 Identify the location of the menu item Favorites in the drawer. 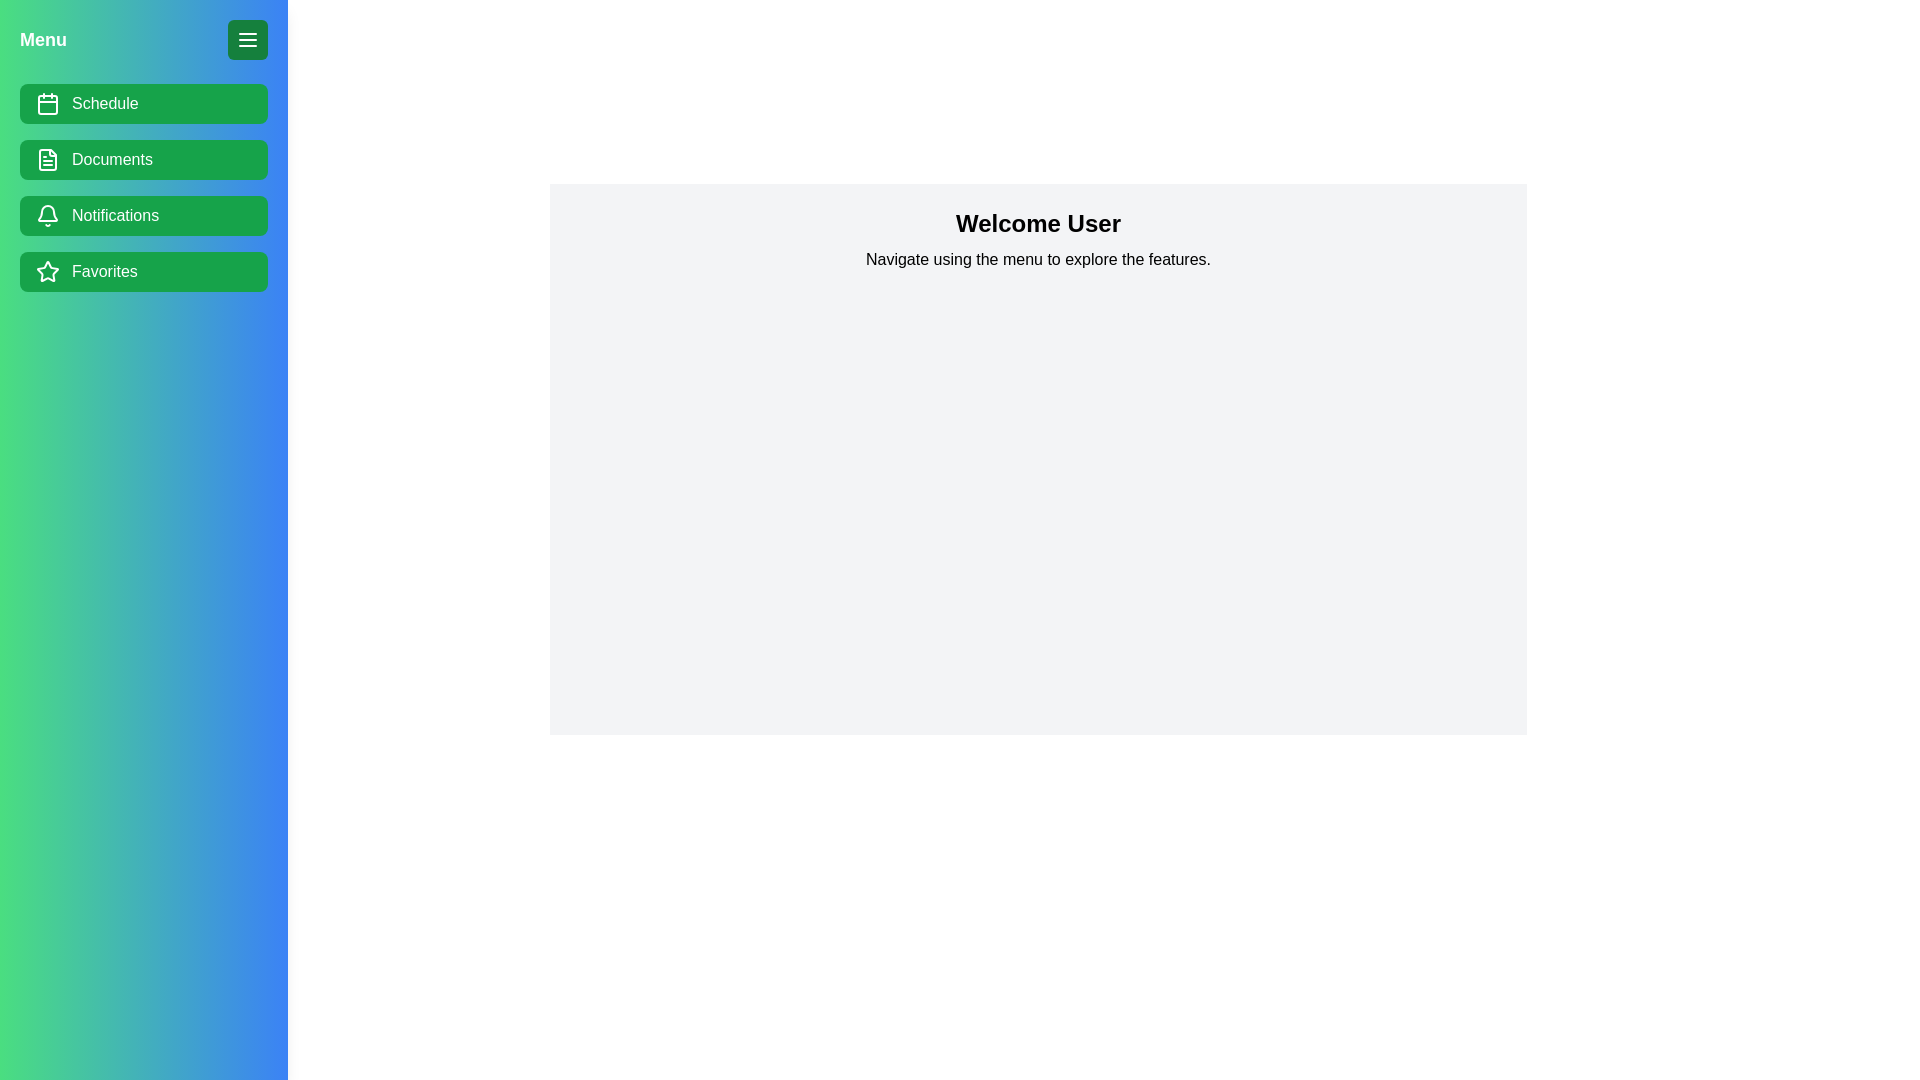
(143, 272).